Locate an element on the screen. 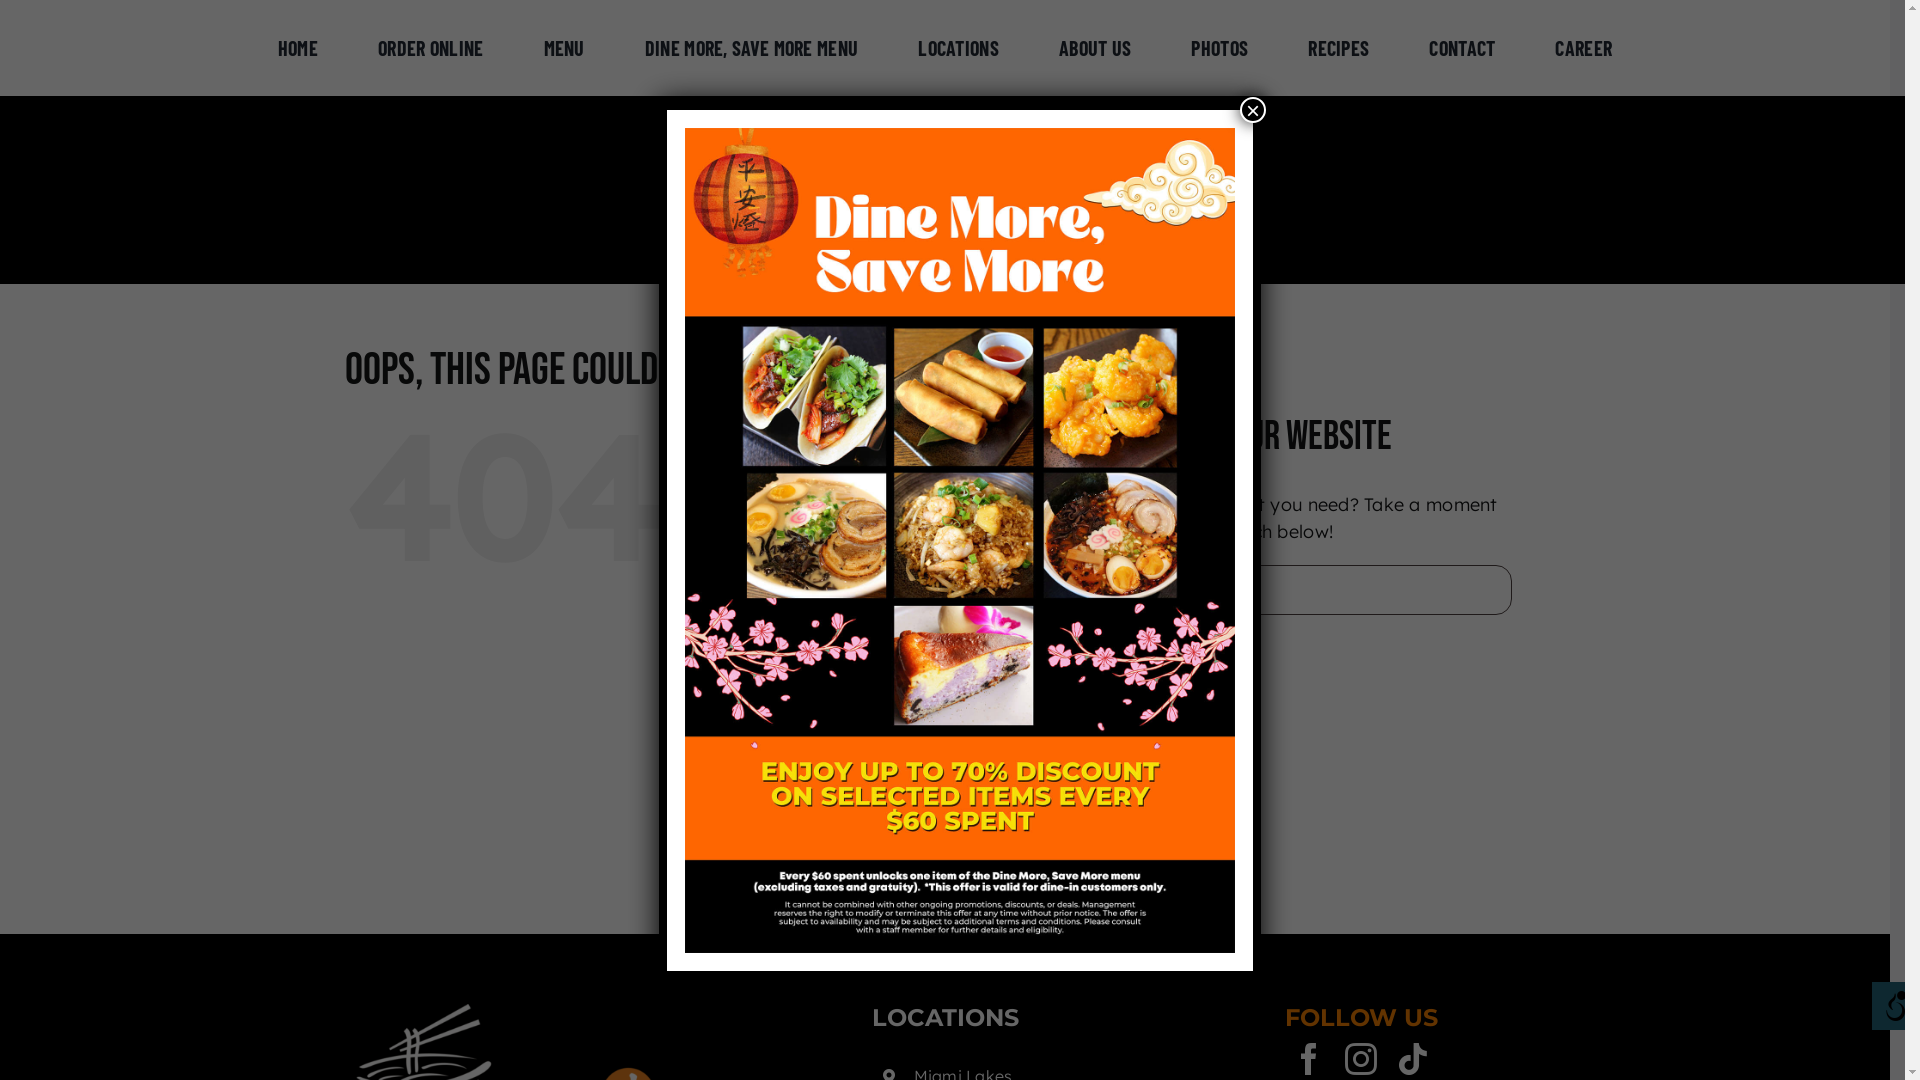  'Menu' is located at coordinates (860, 585).